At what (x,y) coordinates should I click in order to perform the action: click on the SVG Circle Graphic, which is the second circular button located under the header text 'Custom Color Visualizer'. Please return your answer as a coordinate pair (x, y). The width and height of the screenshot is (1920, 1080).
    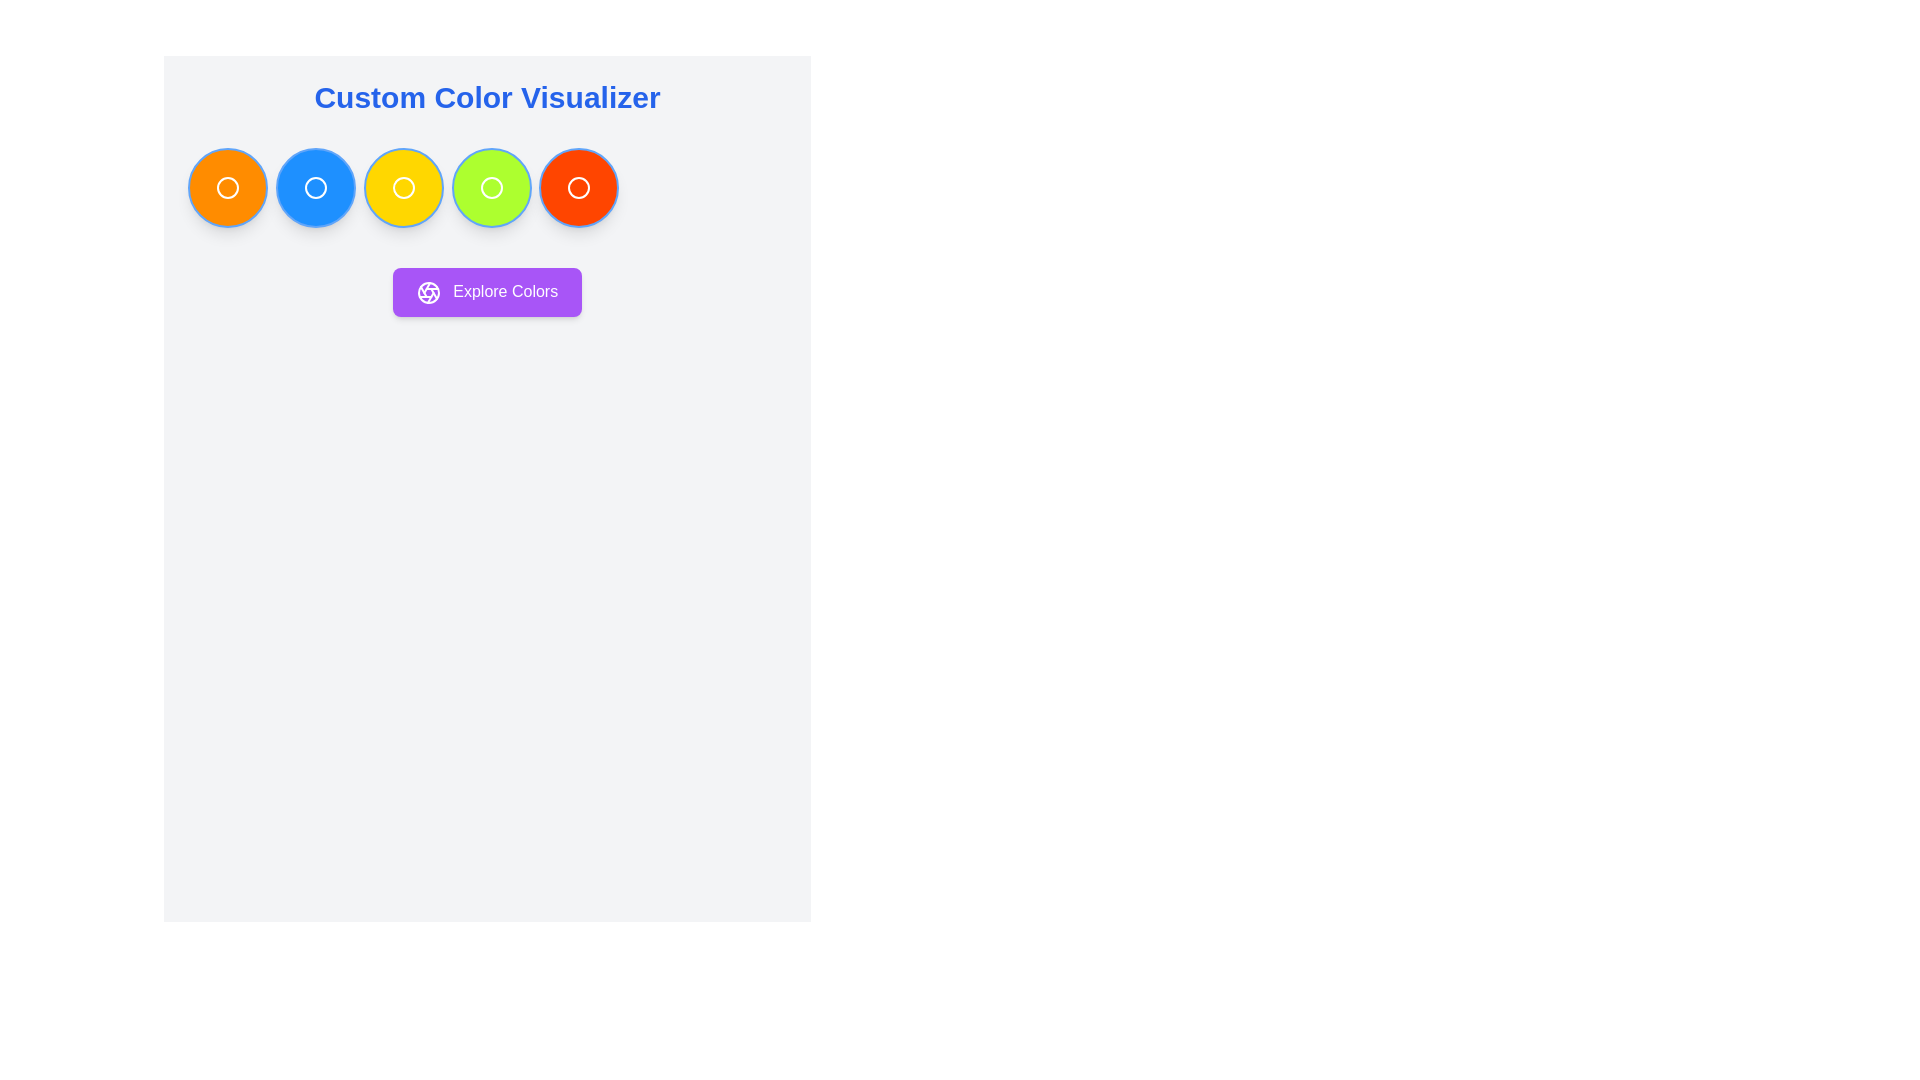
    Looking at the image, I should click on (314, 188).